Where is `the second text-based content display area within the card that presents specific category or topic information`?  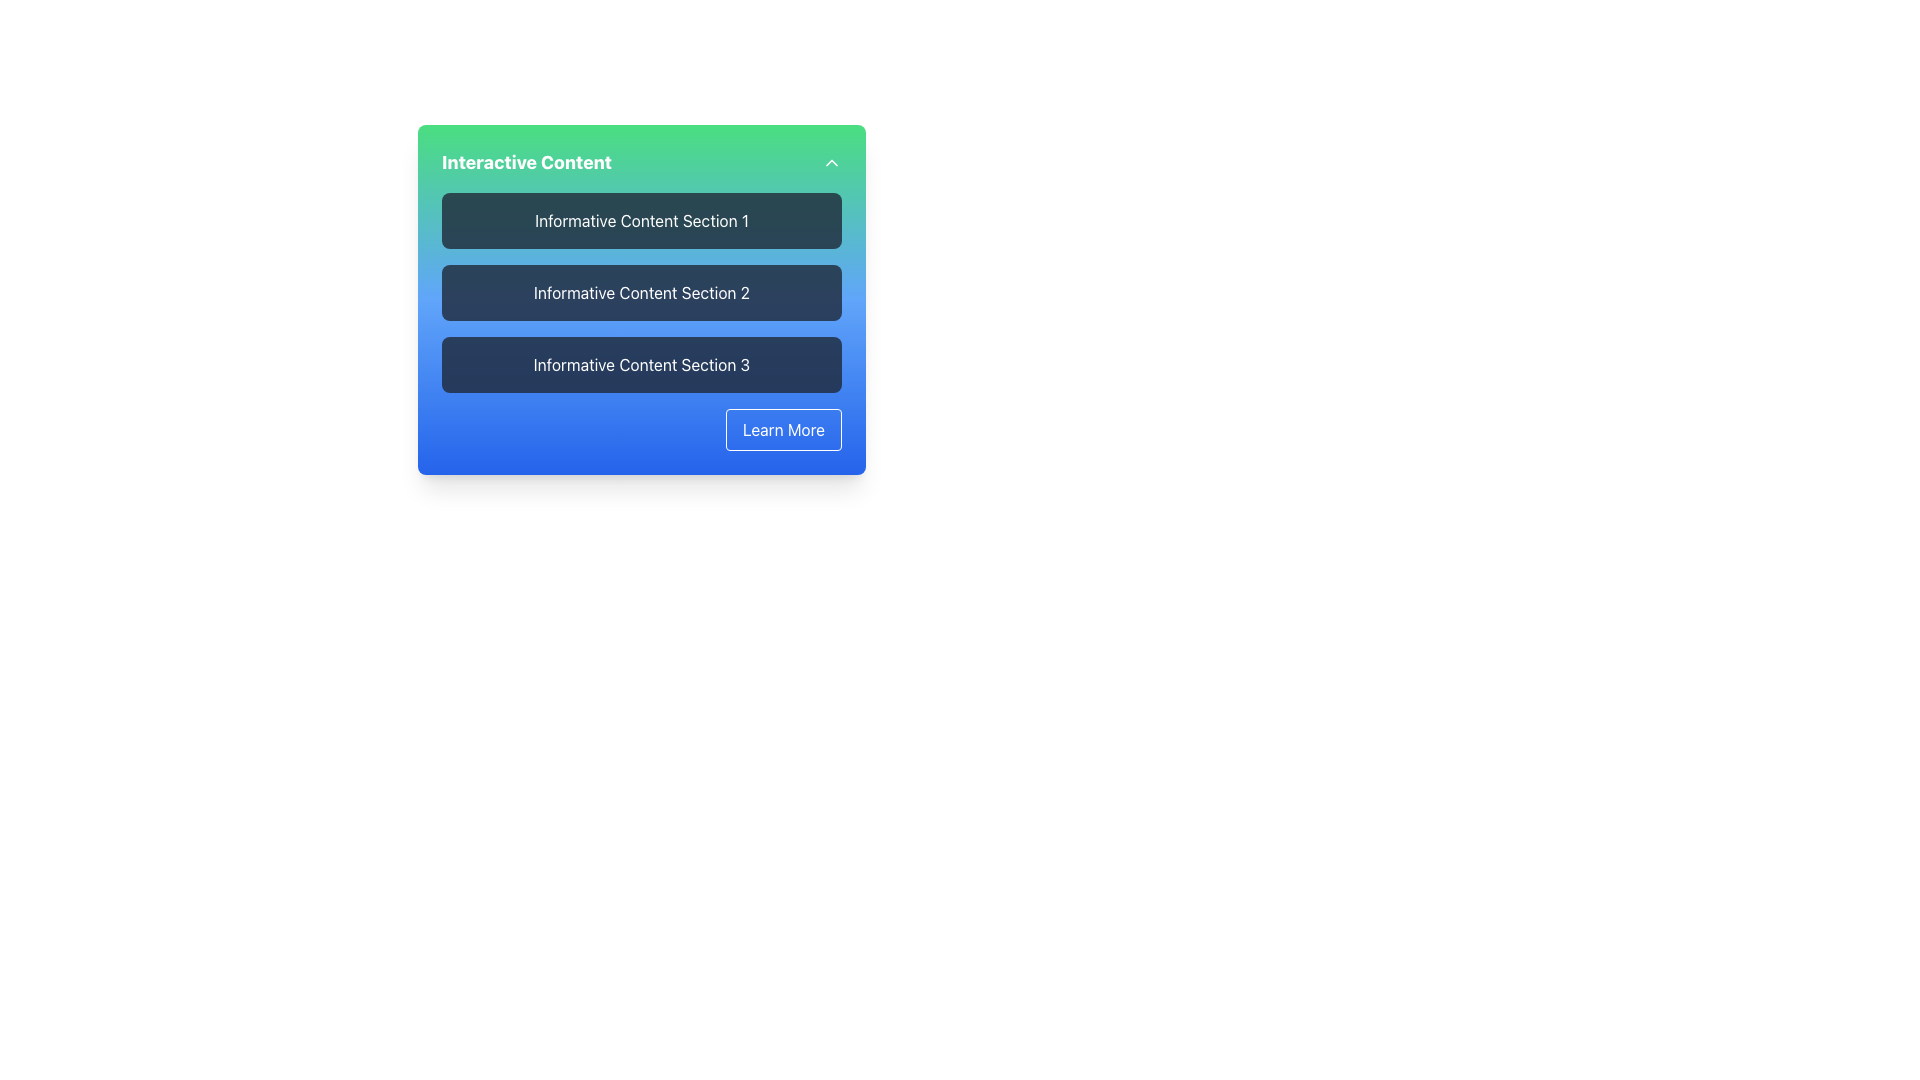
the second text-based content display area within the card that presents specific category or topic information is located at coordinates (642, 300).